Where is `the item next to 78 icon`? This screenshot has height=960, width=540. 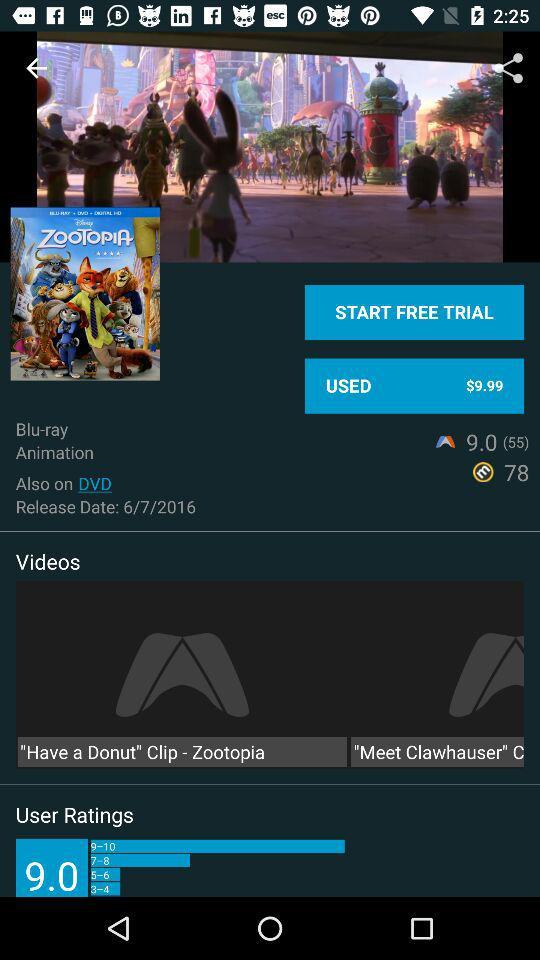
the item next to 78 icon is located at coordinates (94, 482).